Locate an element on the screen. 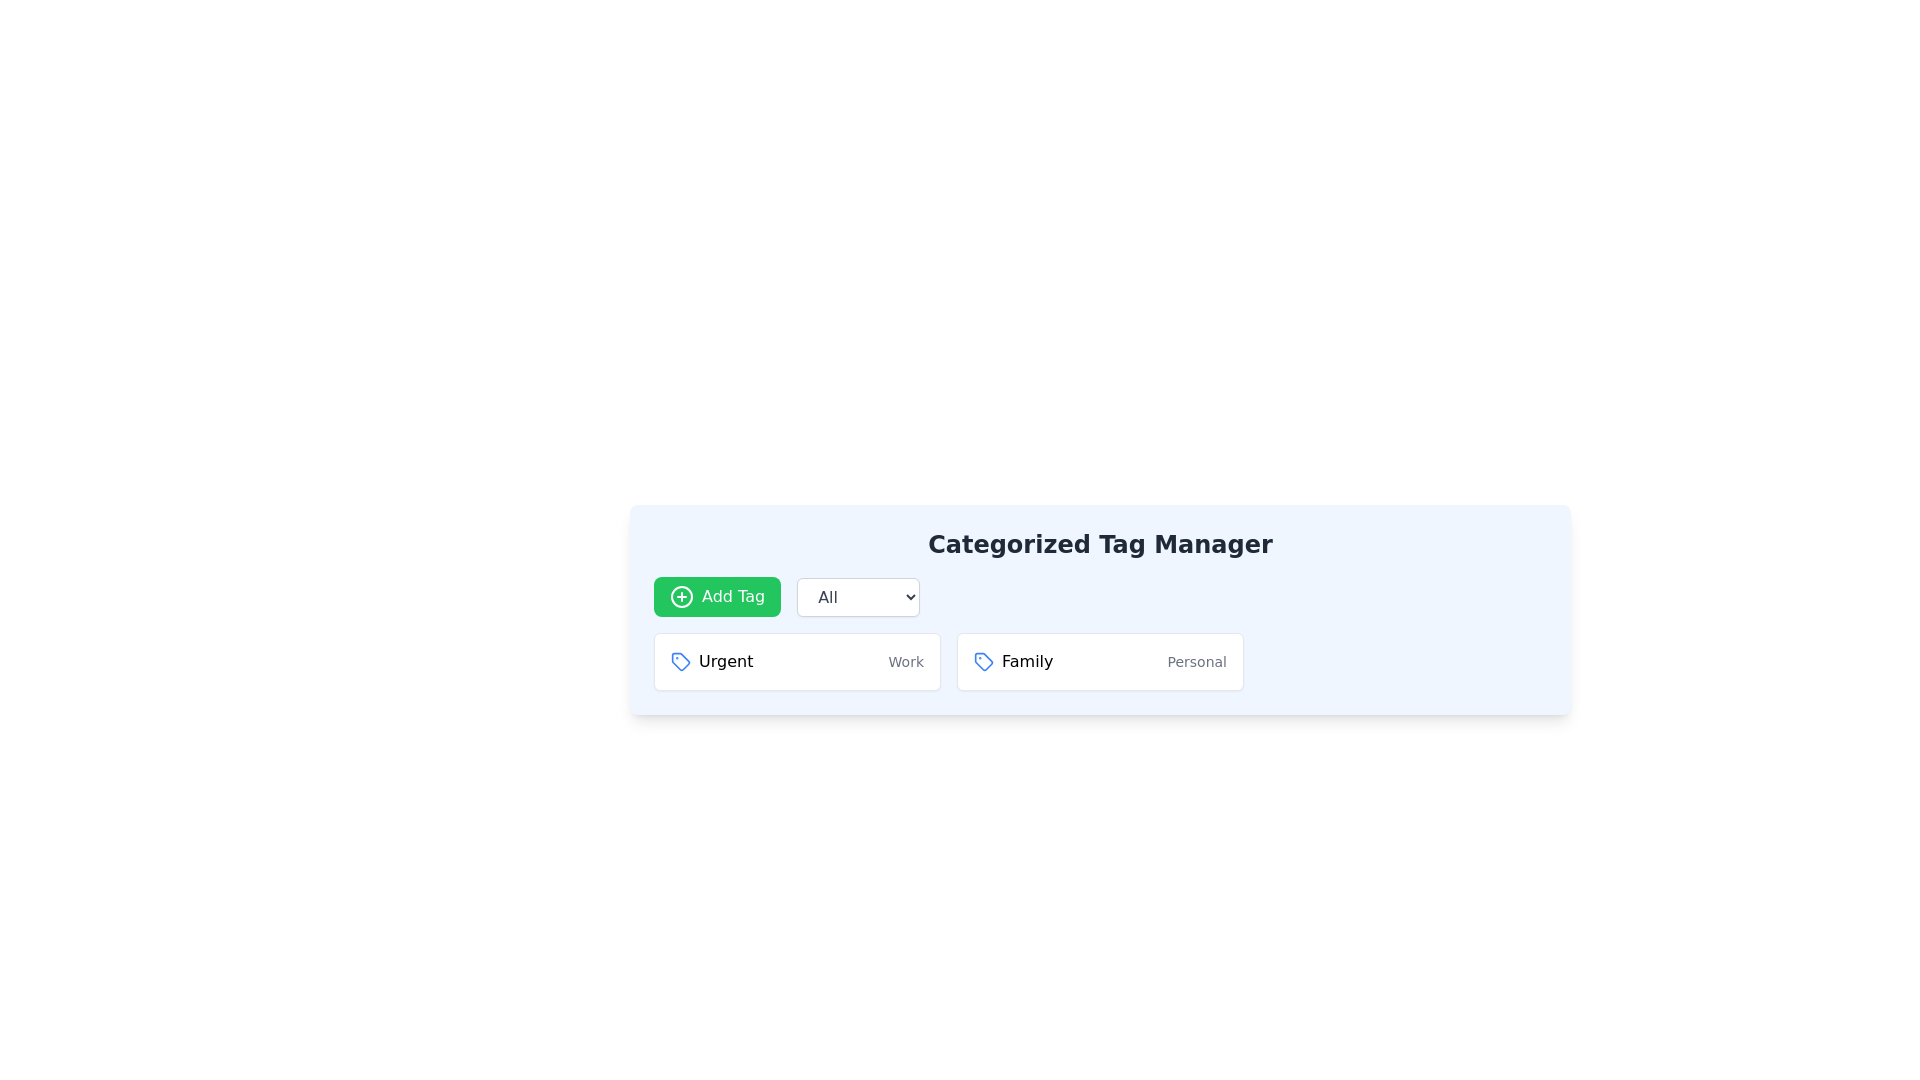 This screenshot has height=1080, width=1920. the rectangular button with a green background labeled 'Add Tag' is located at coordinates (717, 596).